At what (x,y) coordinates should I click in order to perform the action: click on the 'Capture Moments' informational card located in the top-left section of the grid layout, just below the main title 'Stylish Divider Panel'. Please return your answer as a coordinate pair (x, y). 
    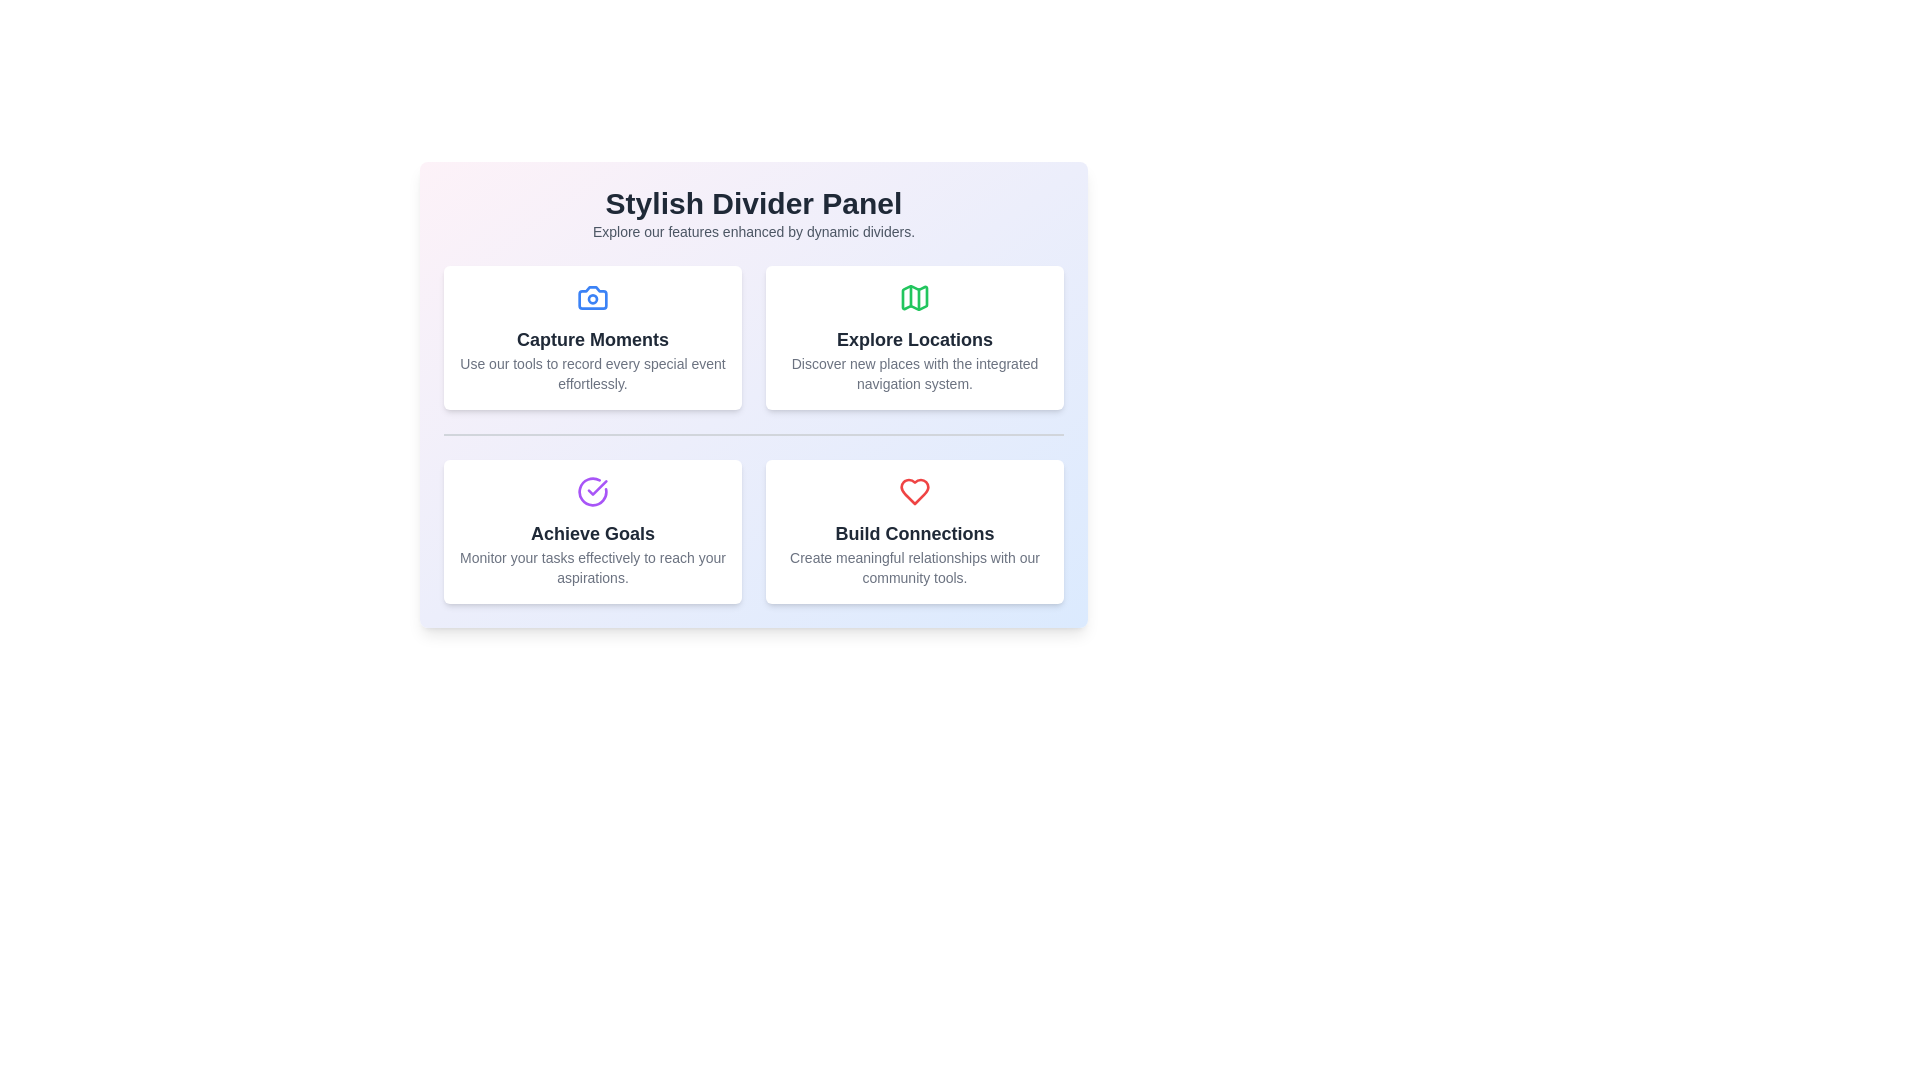
    Looking at the image, I should click on (592, 337).